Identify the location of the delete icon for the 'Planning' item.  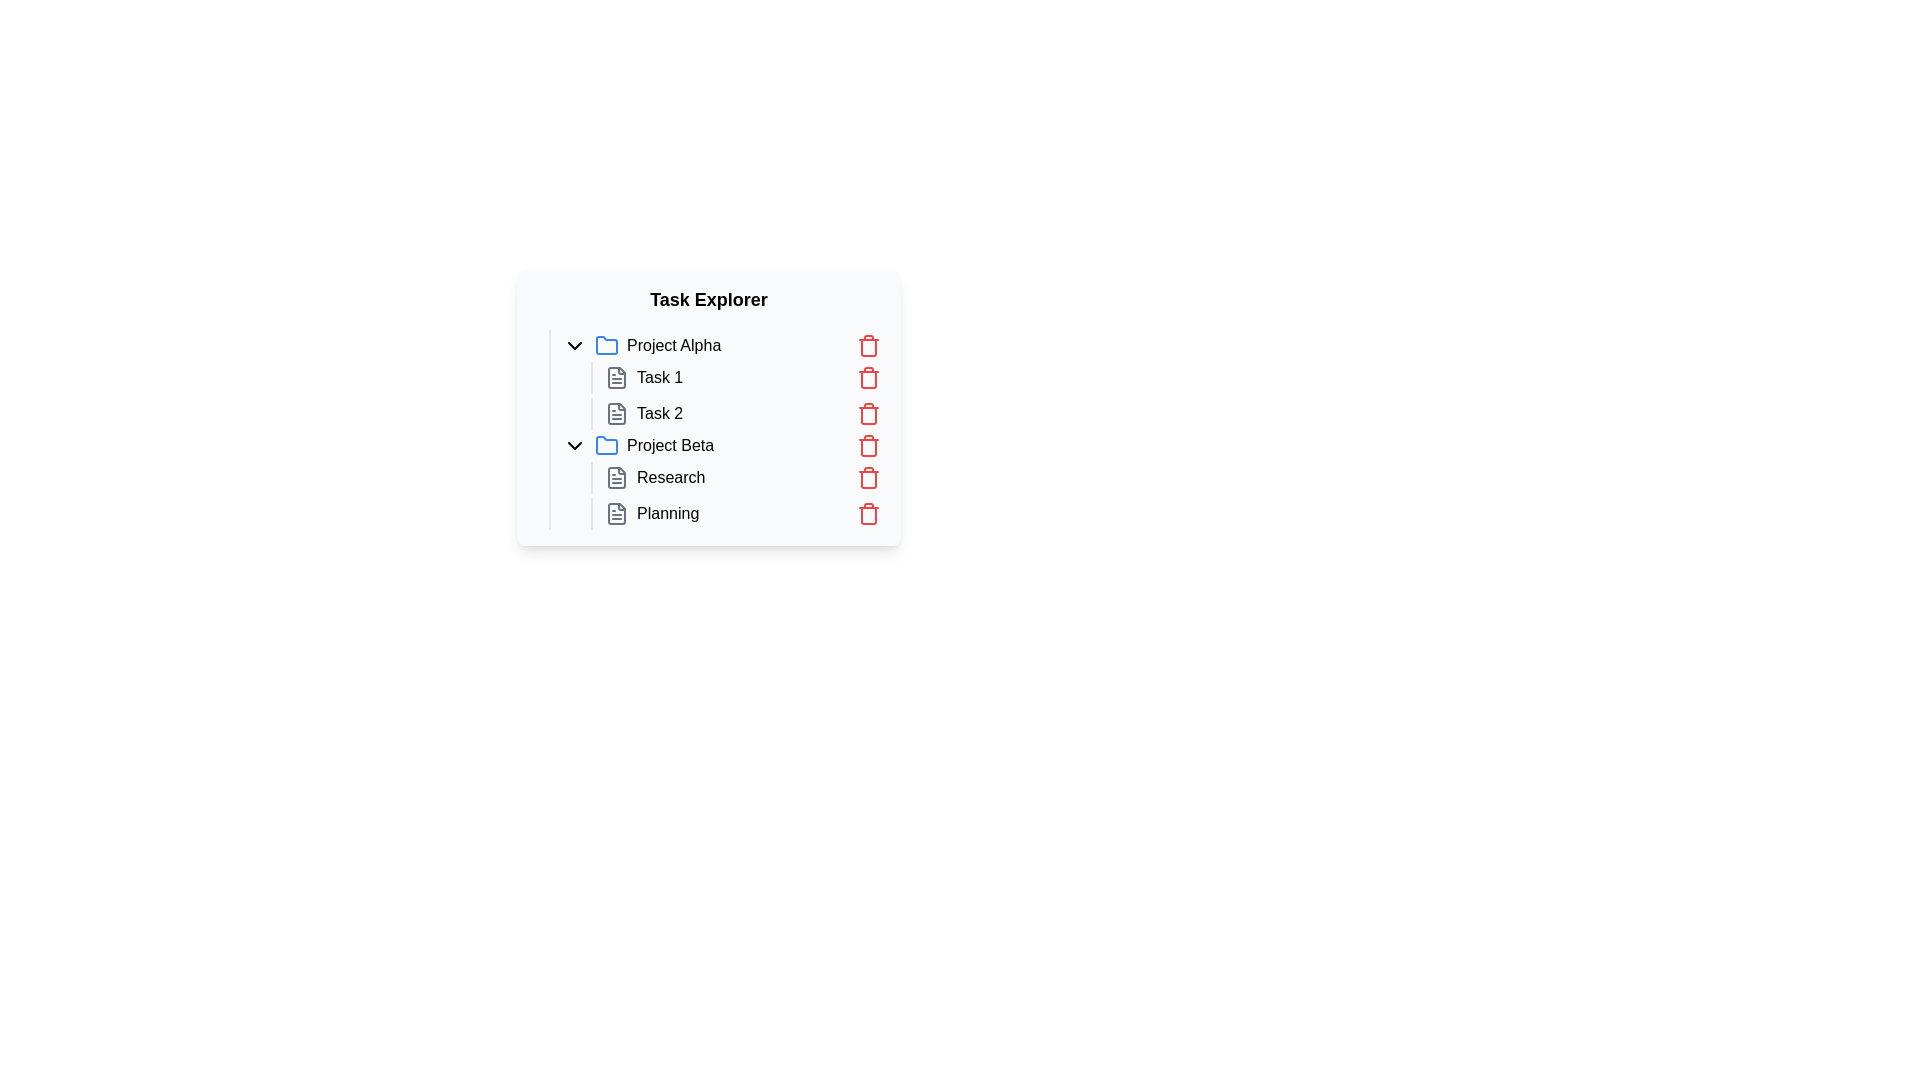
(868, 512).